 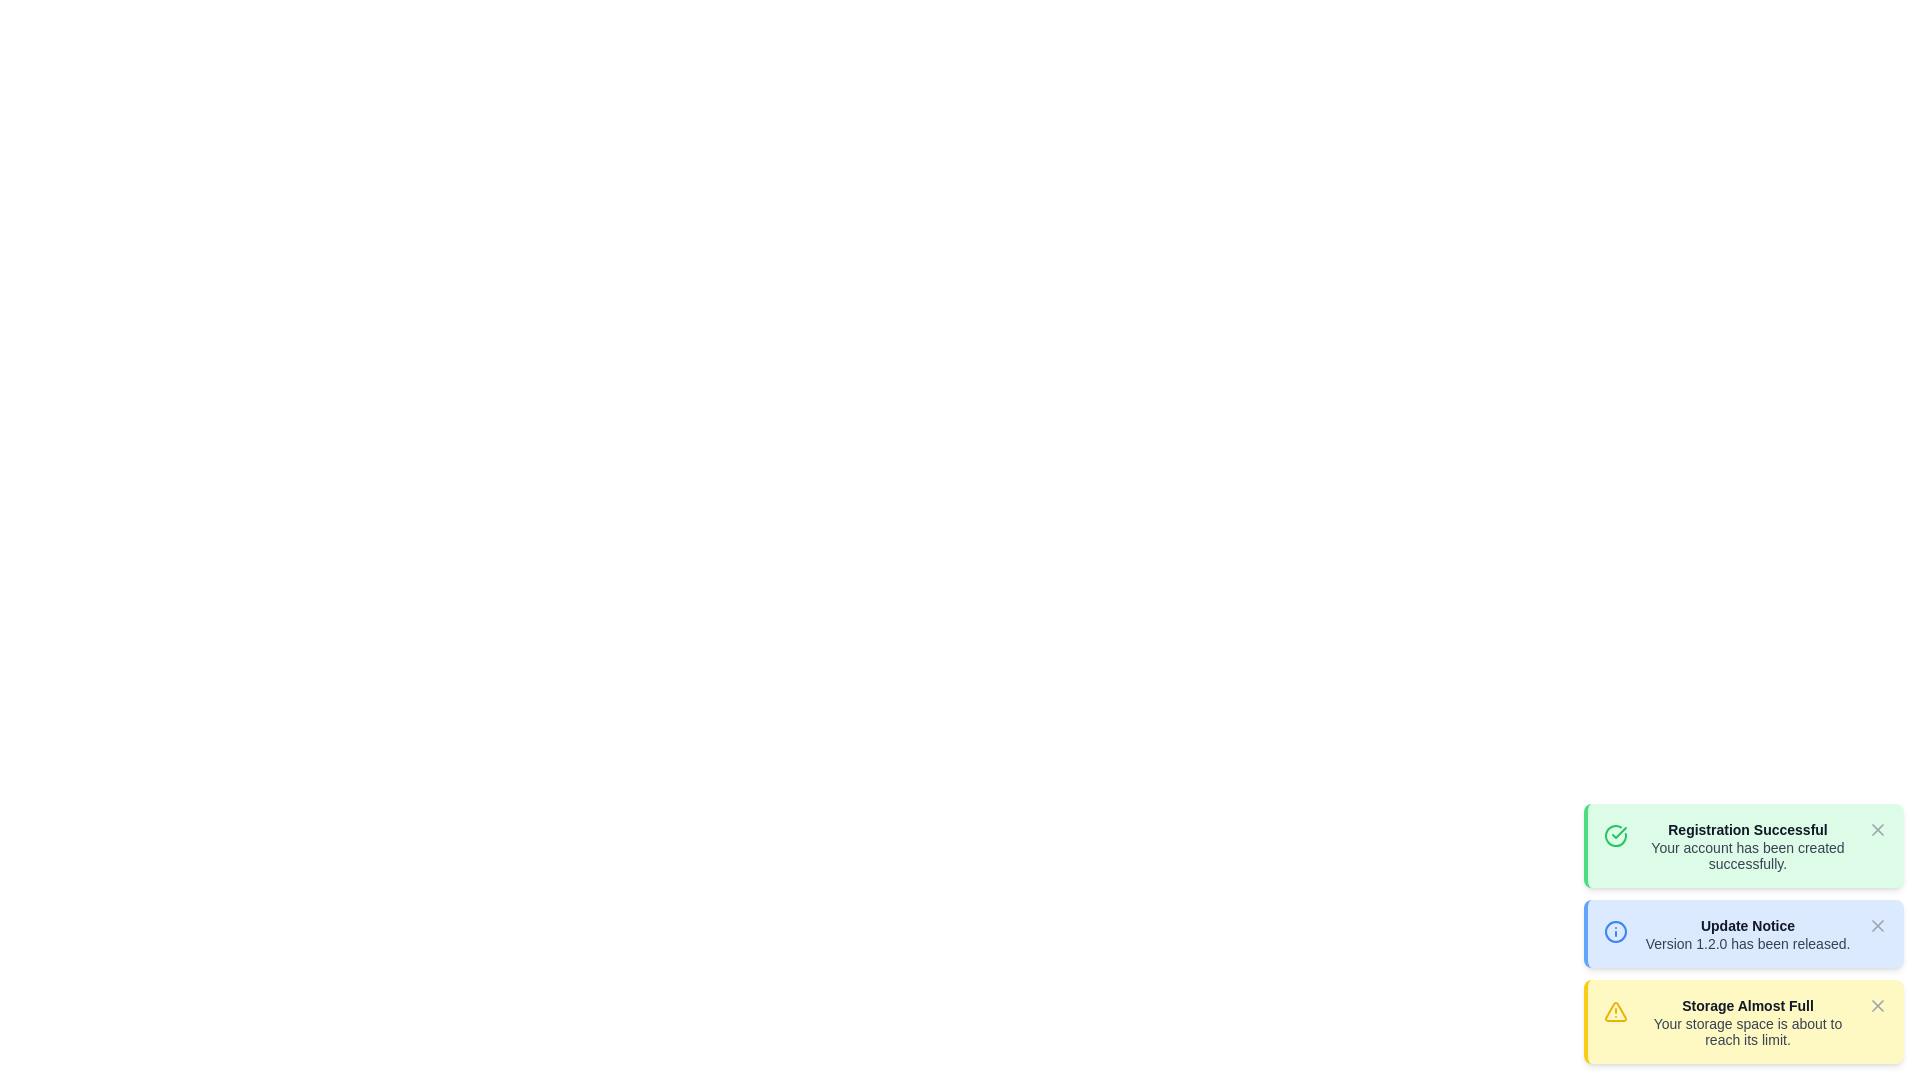 I want to click on the circular icon with a blue border and central vertical line and dot, located within the 'Update Notice' notification card under the 'Registration Successful' card, so click(x=1616, y=932).